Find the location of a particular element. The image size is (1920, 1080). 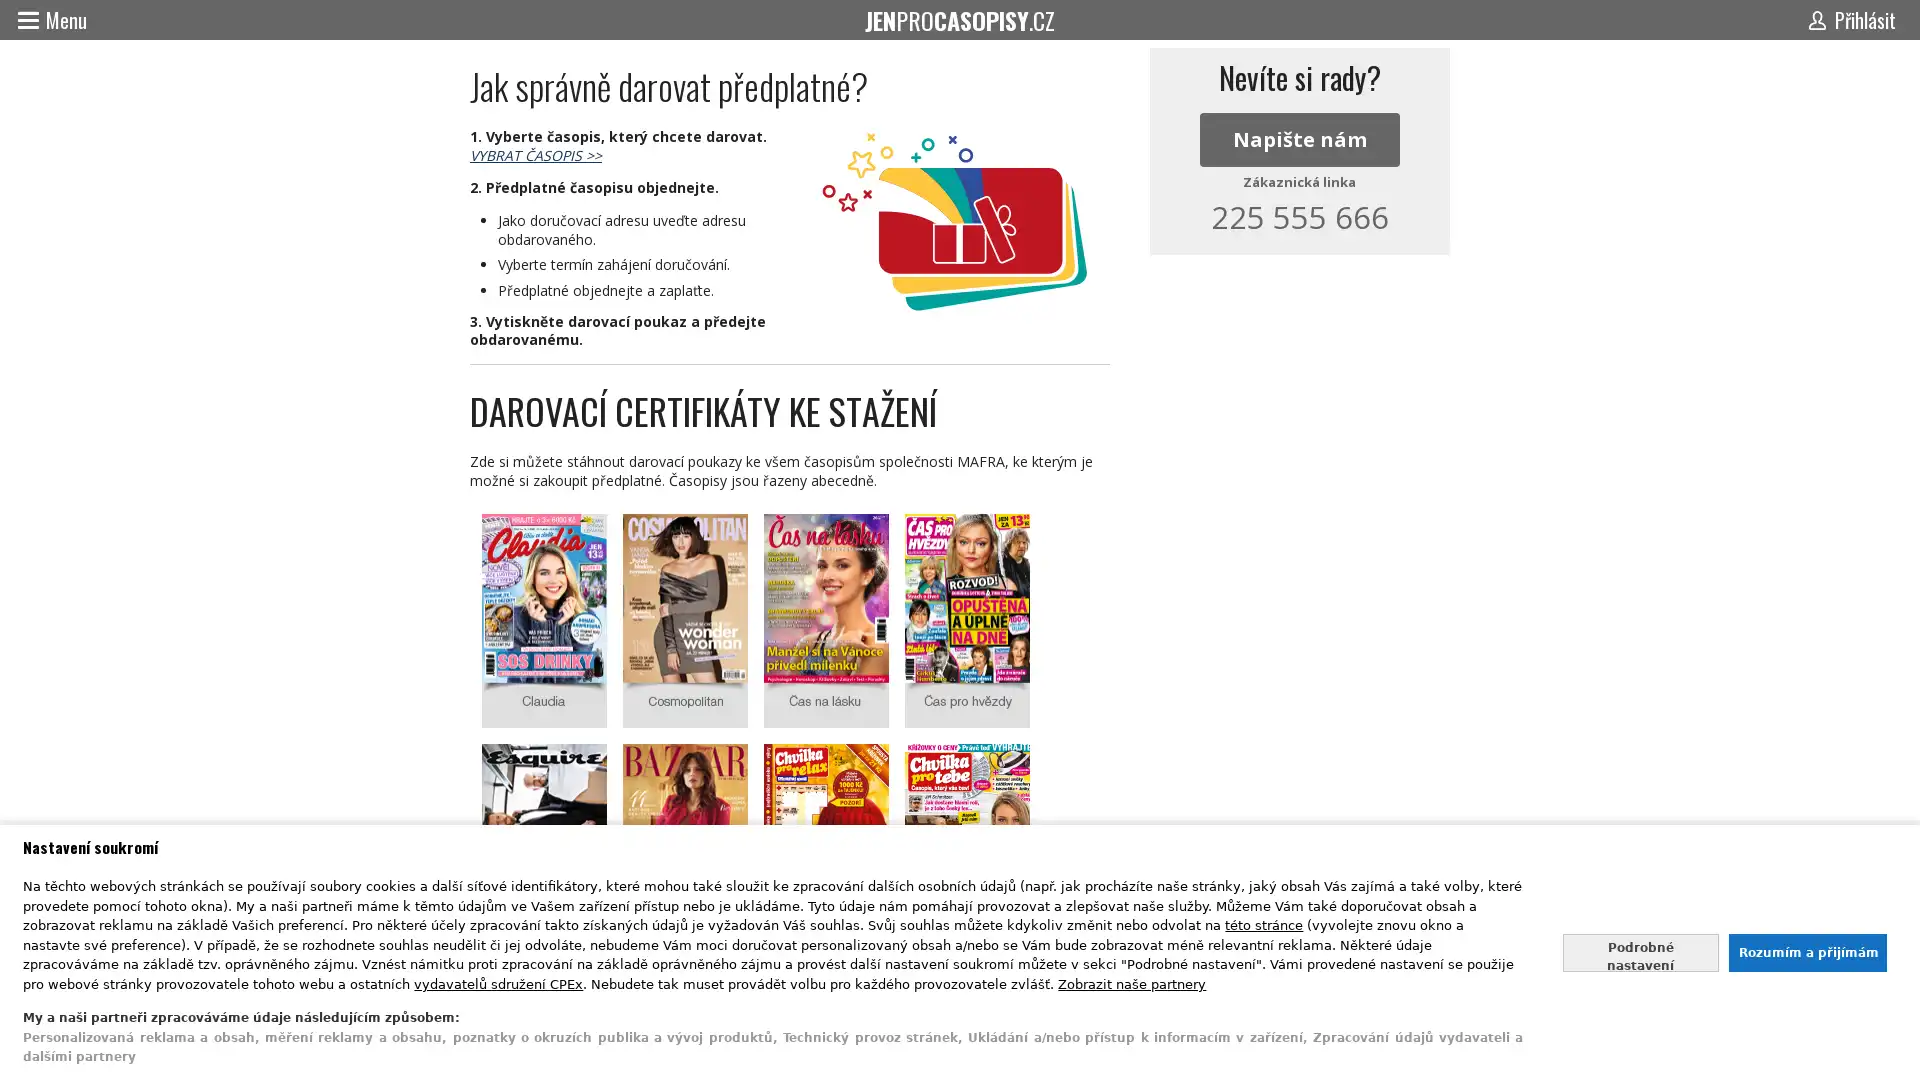

Zobrazit nase partnery is located at coordinates (1132, 982).